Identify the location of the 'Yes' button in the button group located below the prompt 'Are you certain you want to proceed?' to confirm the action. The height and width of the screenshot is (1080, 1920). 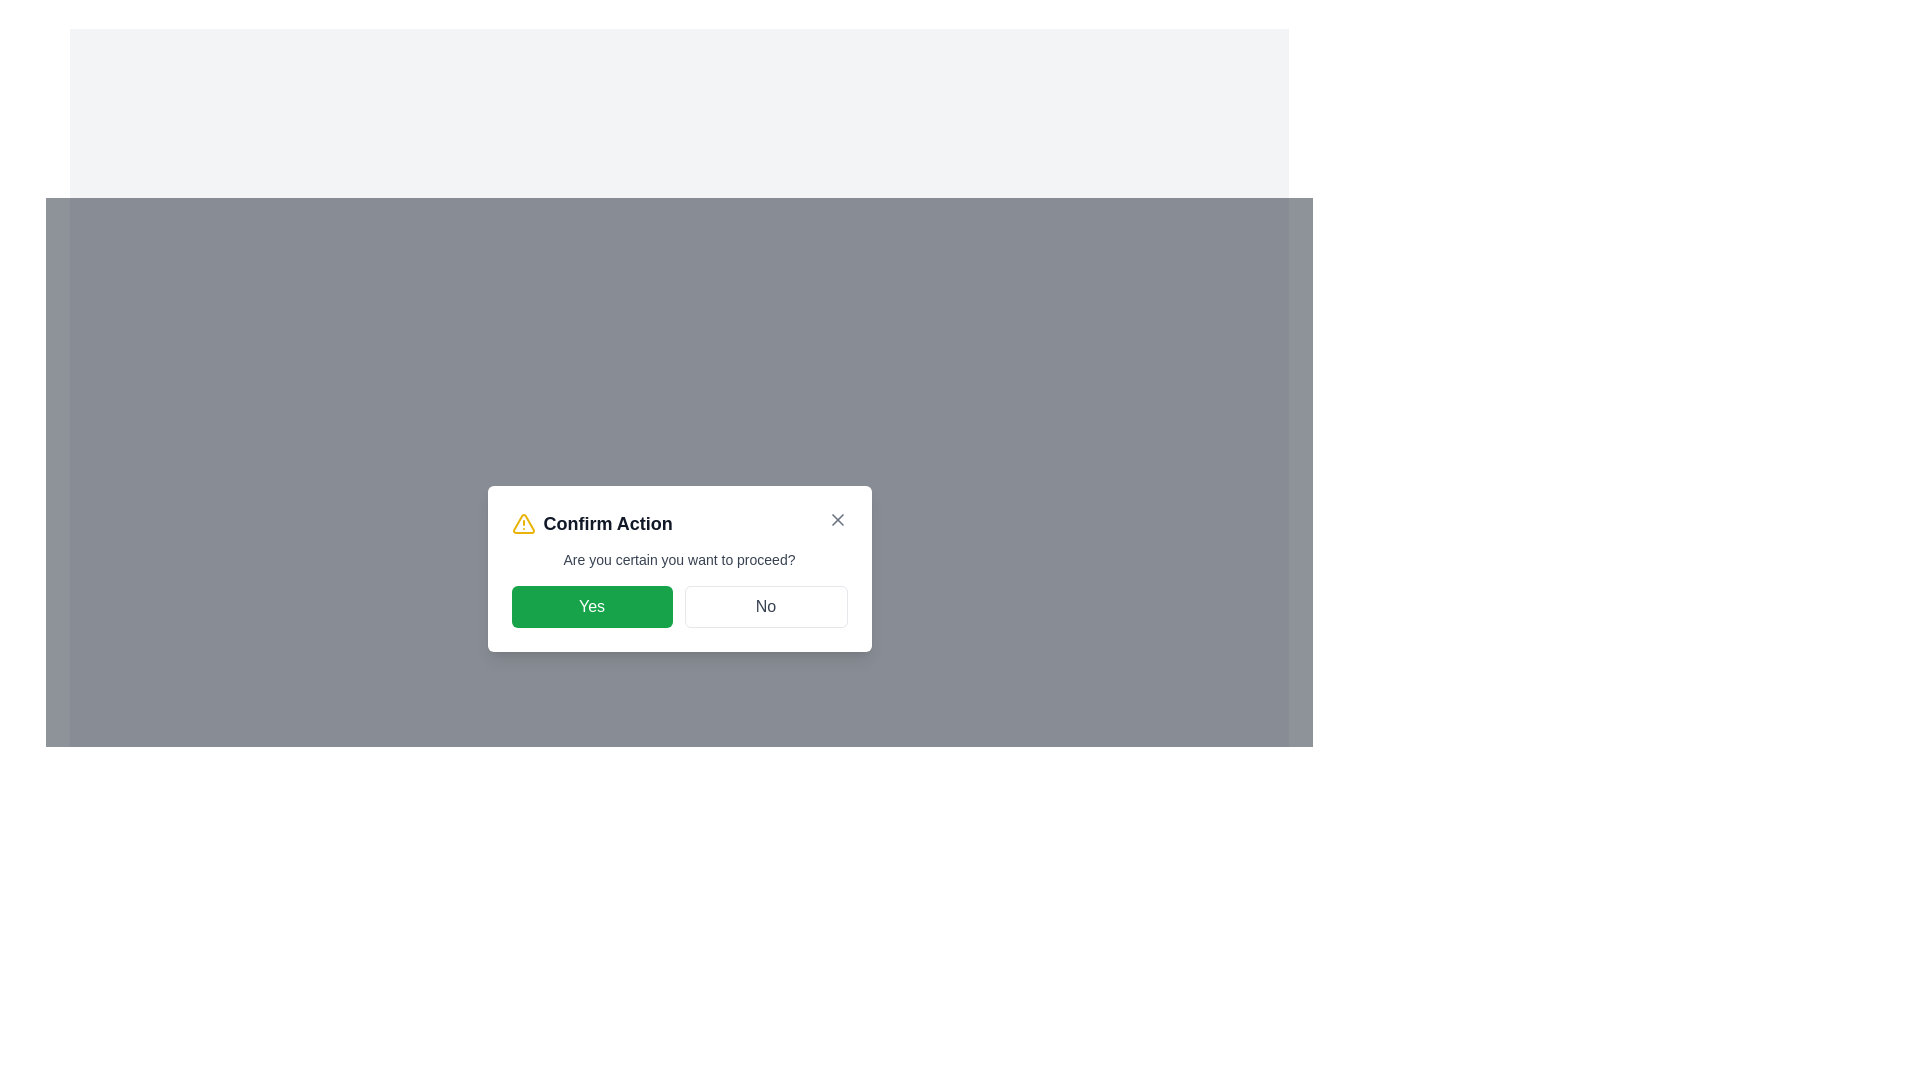
(679, 605).